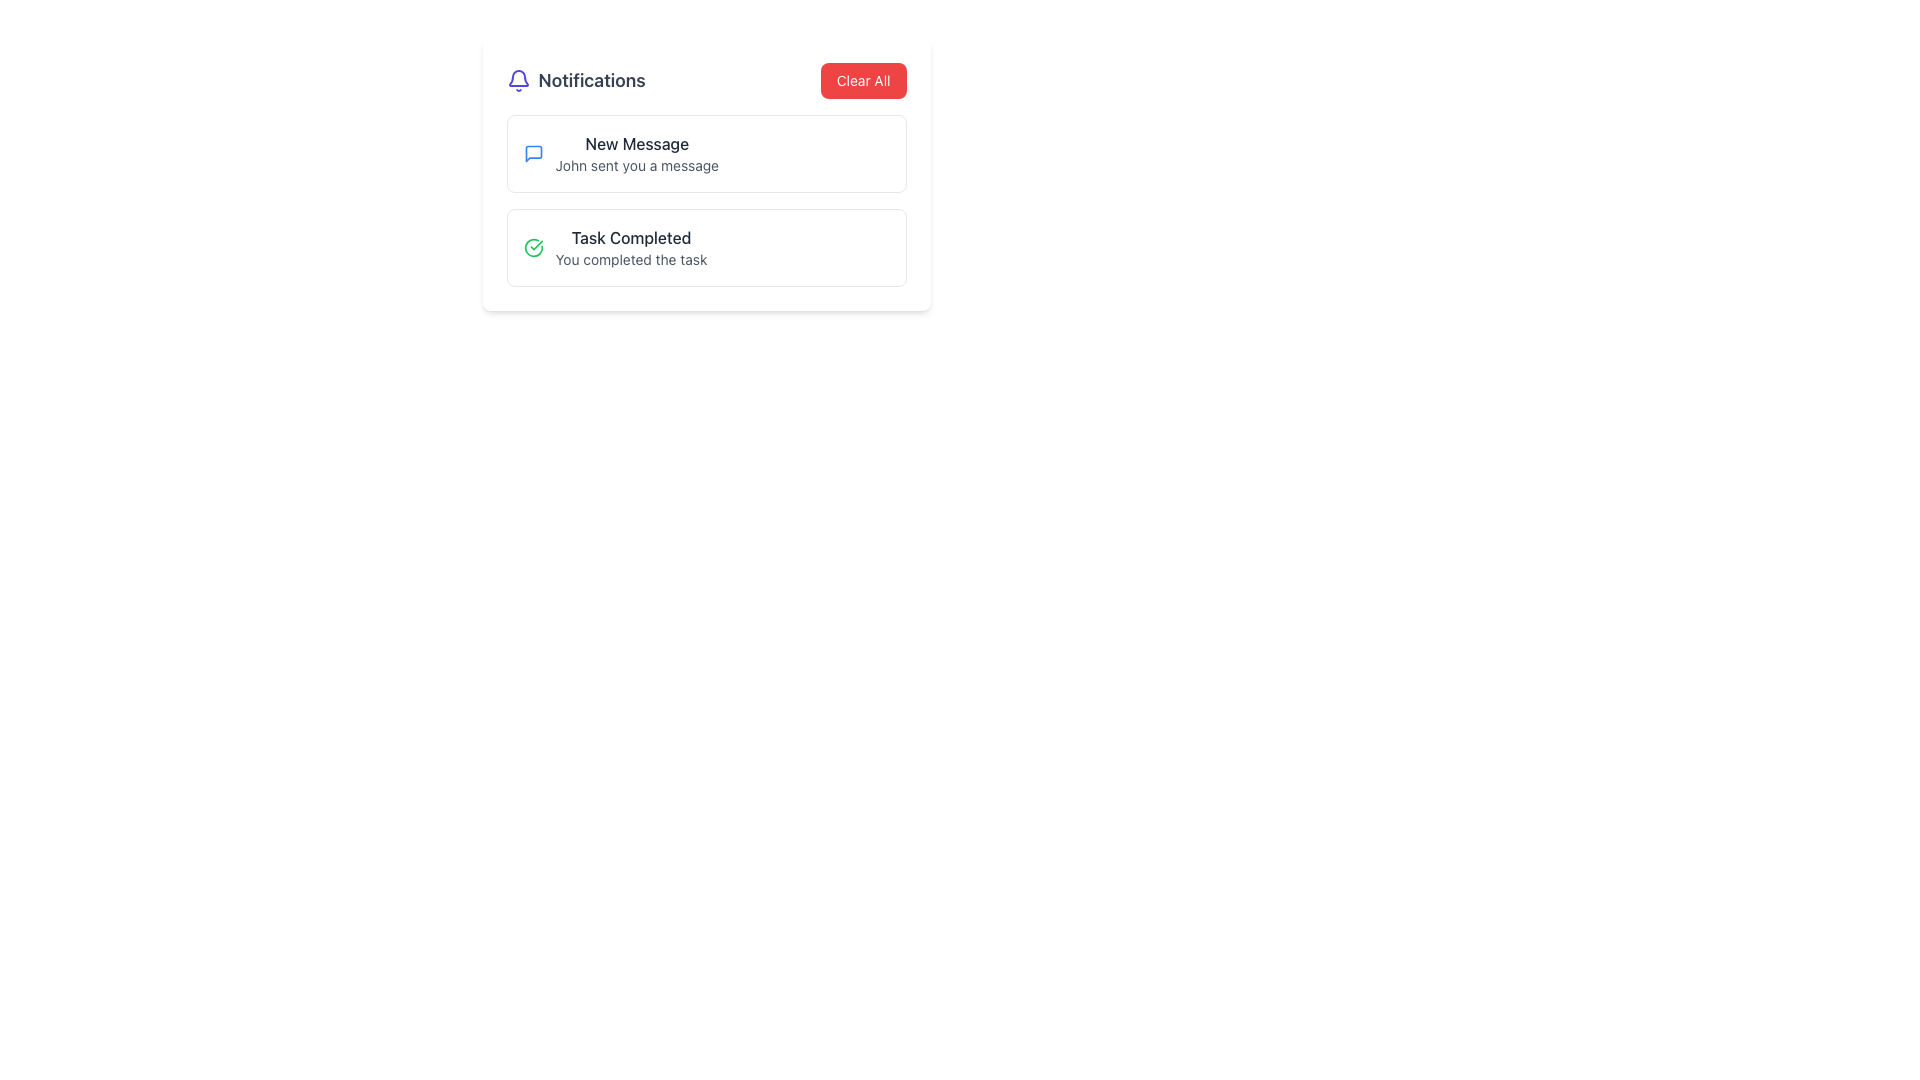 This screenshot has width=1920, height=1080. Describe the element at coordinates (636, 164) in the screenshot. I see `the Text display component located below the 'New Message' title to use the surrounding context for further actions` at that location.